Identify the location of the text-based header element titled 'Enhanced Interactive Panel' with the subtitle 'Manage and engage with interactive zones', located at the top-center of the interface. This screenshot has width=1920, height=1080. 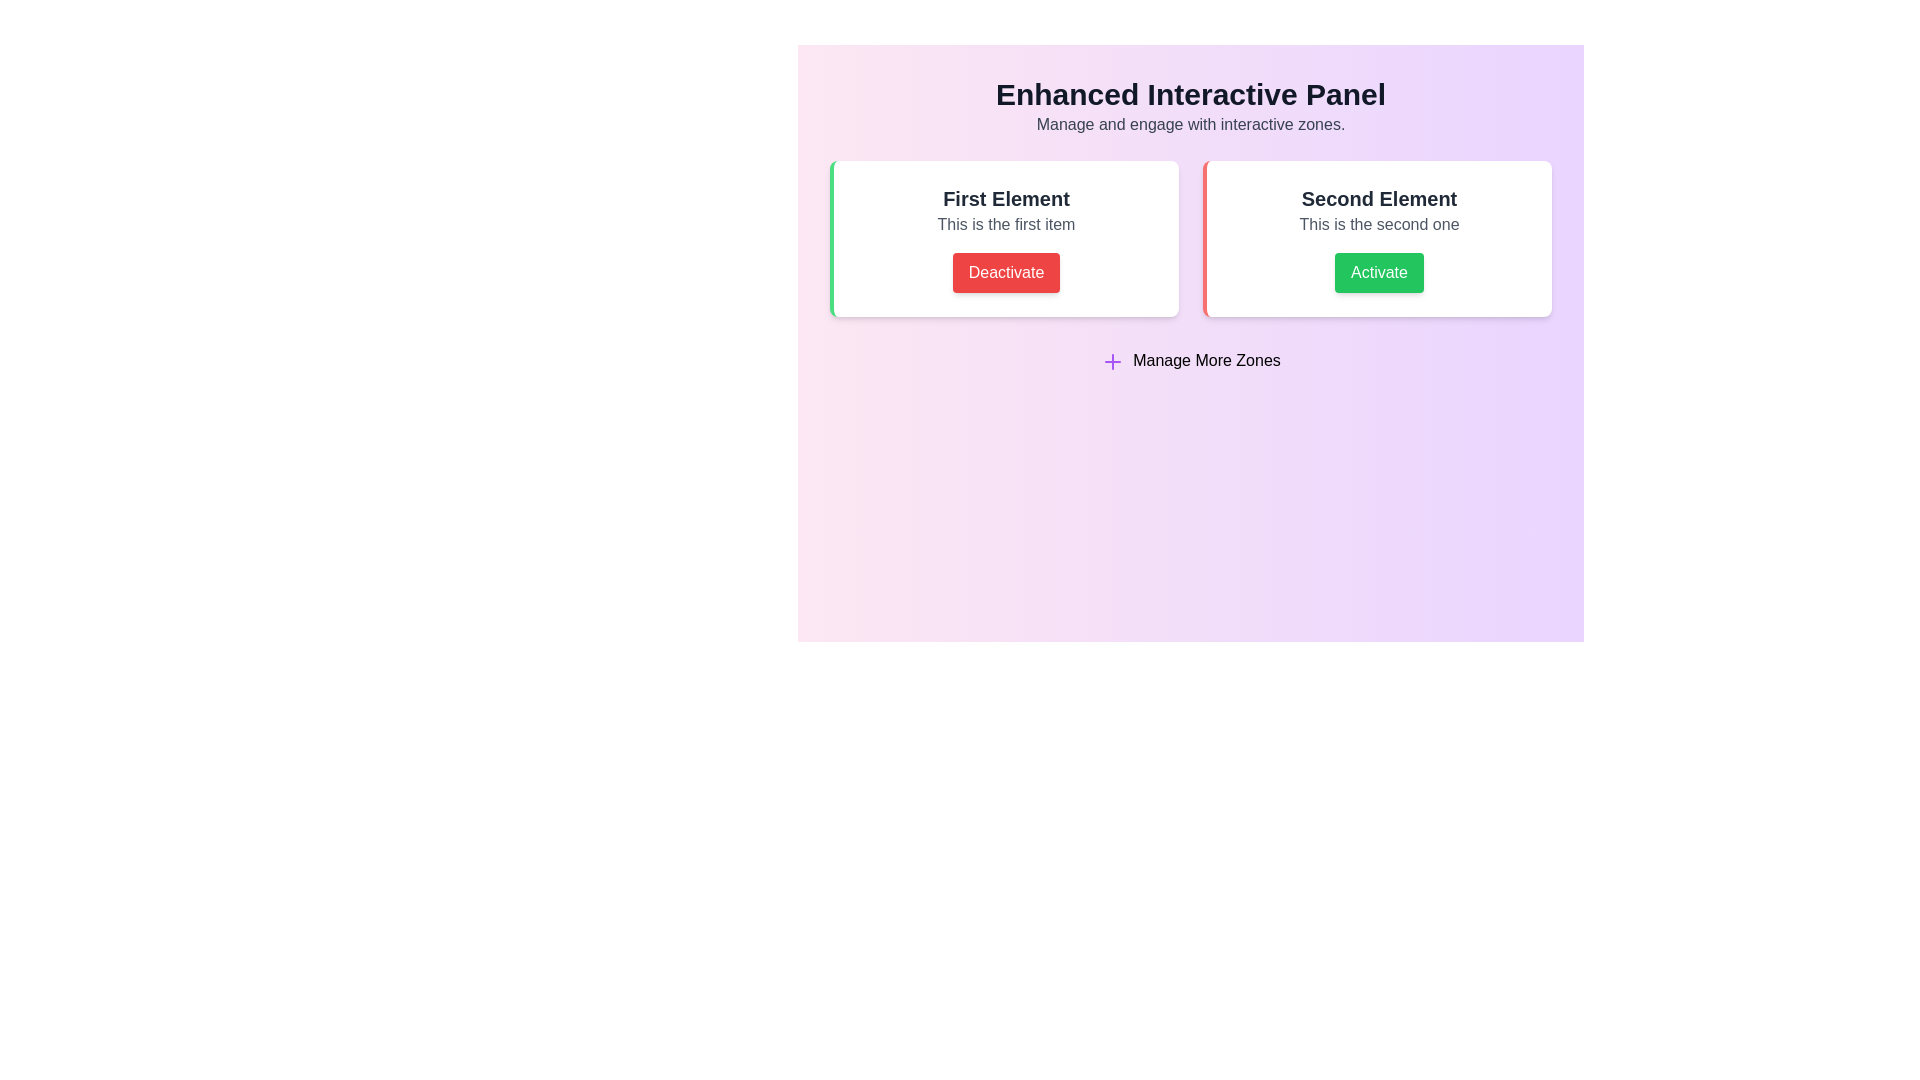
(1190, 107).